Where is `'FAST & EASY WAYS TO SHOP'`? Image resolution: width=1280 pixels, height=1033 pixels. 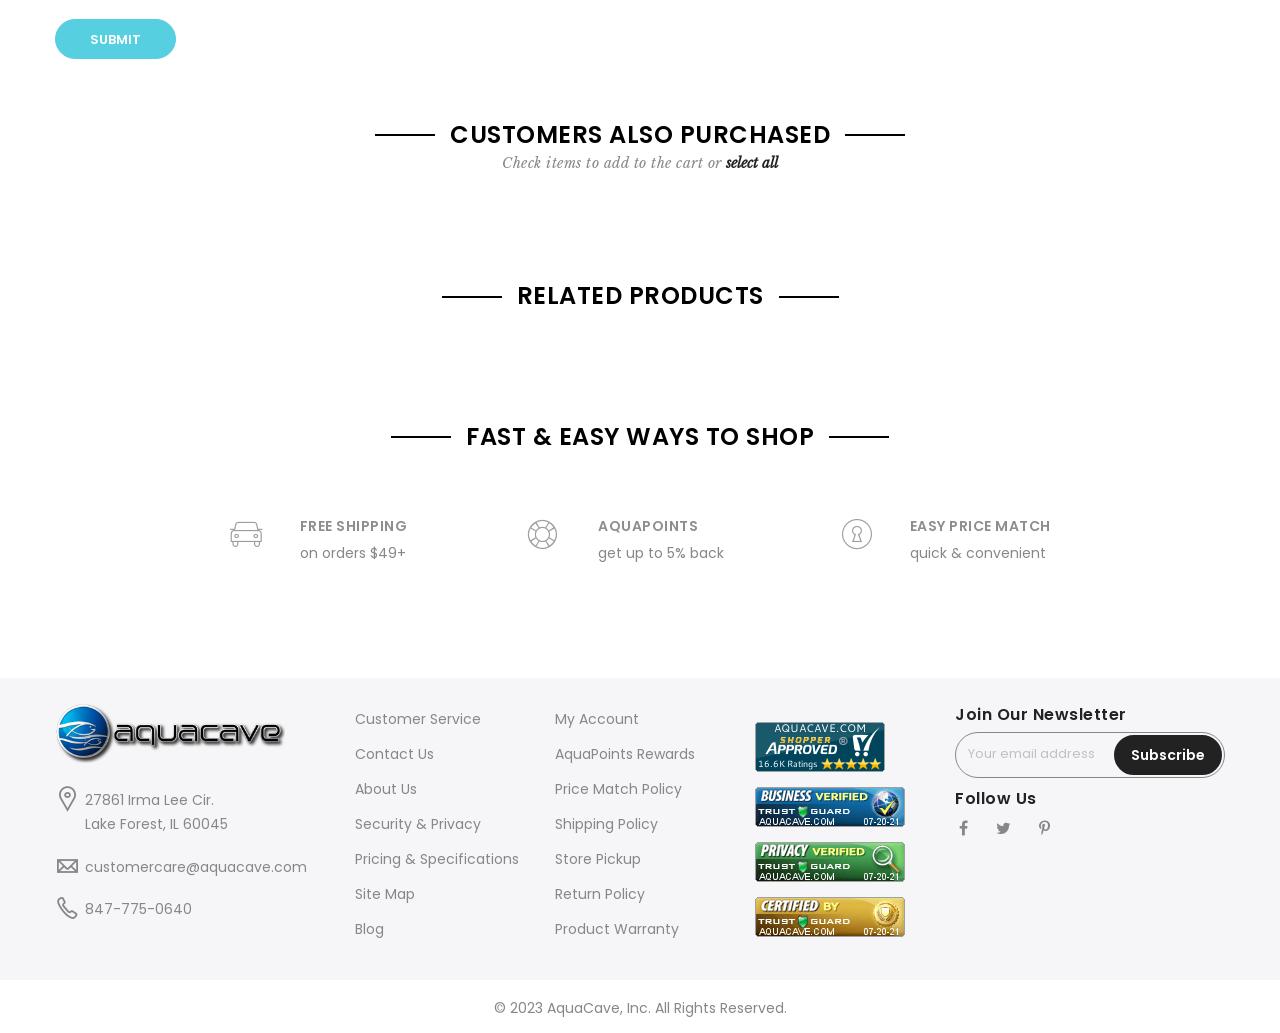
'FAST & EASY WAYS TO SHOP' is located at coordinates (640, 435).